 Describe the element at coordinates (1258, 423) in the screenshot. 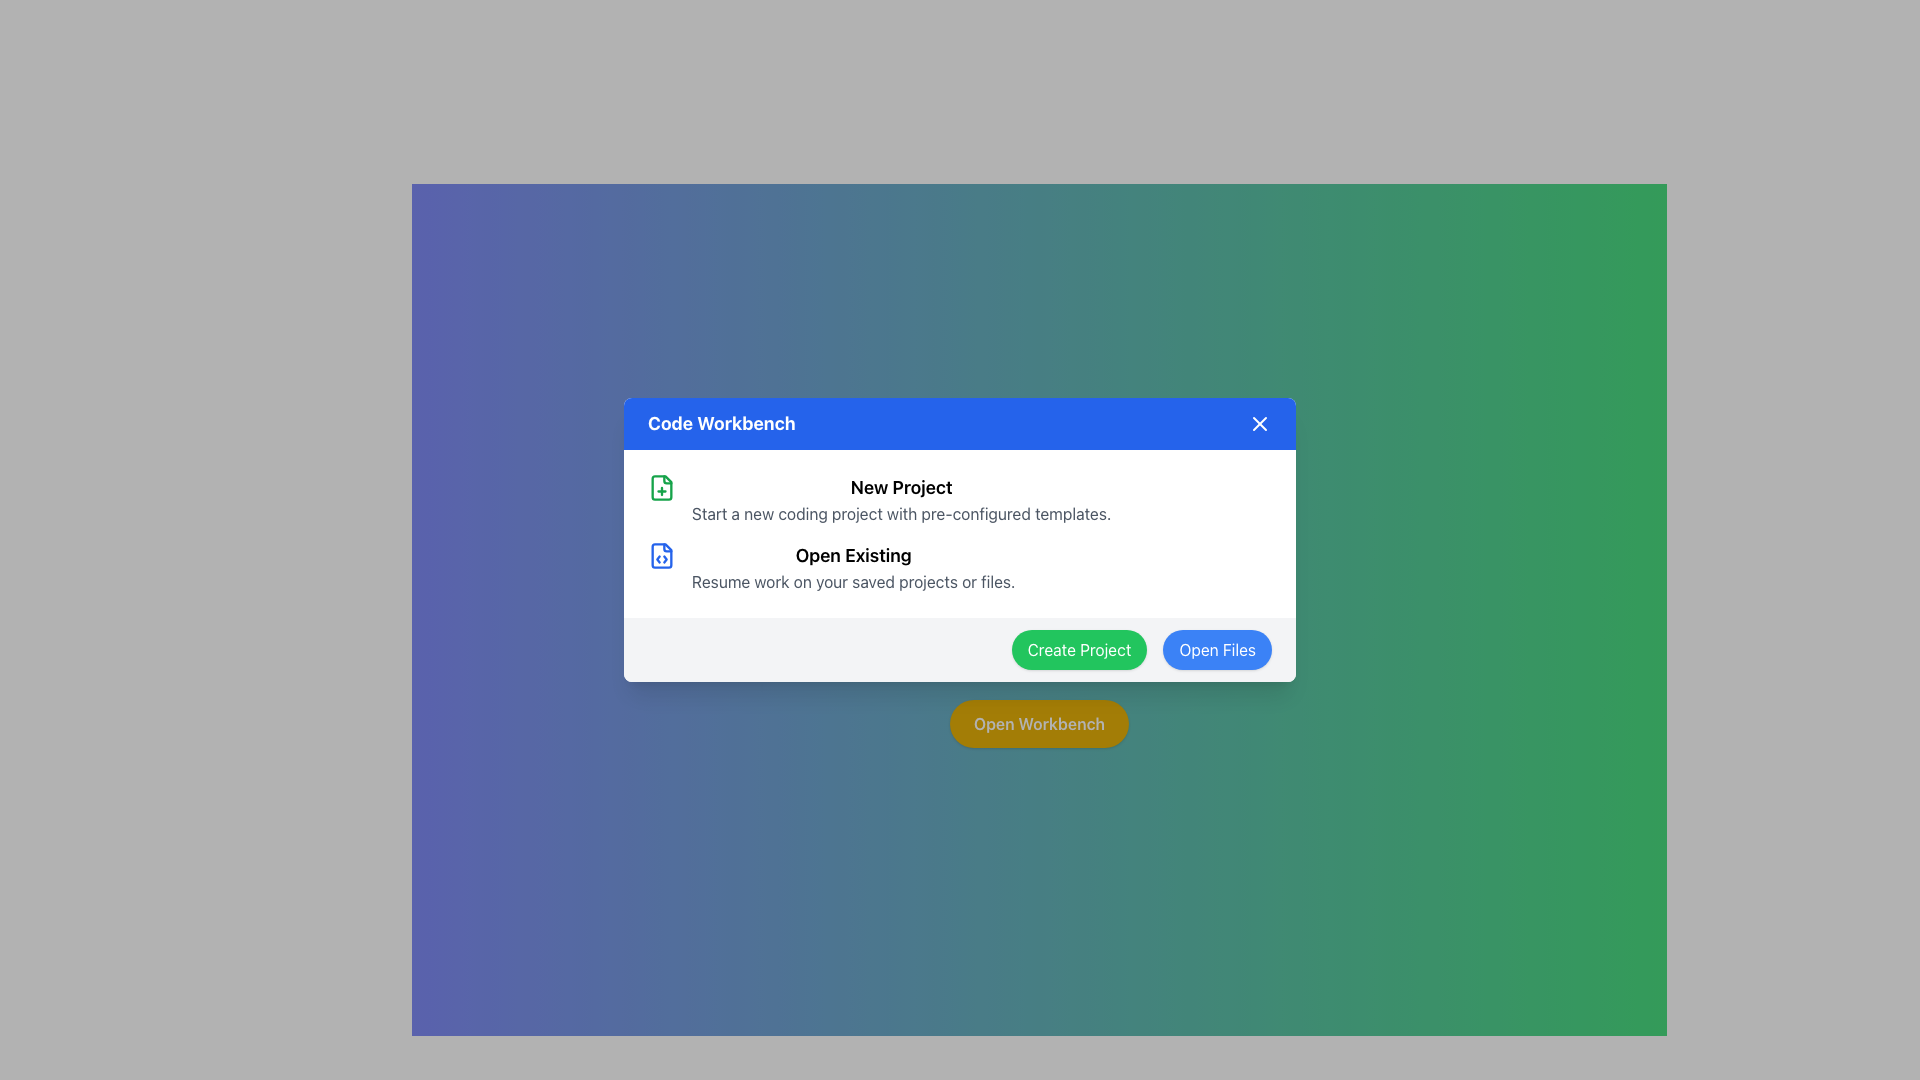

I see `the close button (X icon) located in the top-right corner of the 'Code Workbench' modal` at that location.